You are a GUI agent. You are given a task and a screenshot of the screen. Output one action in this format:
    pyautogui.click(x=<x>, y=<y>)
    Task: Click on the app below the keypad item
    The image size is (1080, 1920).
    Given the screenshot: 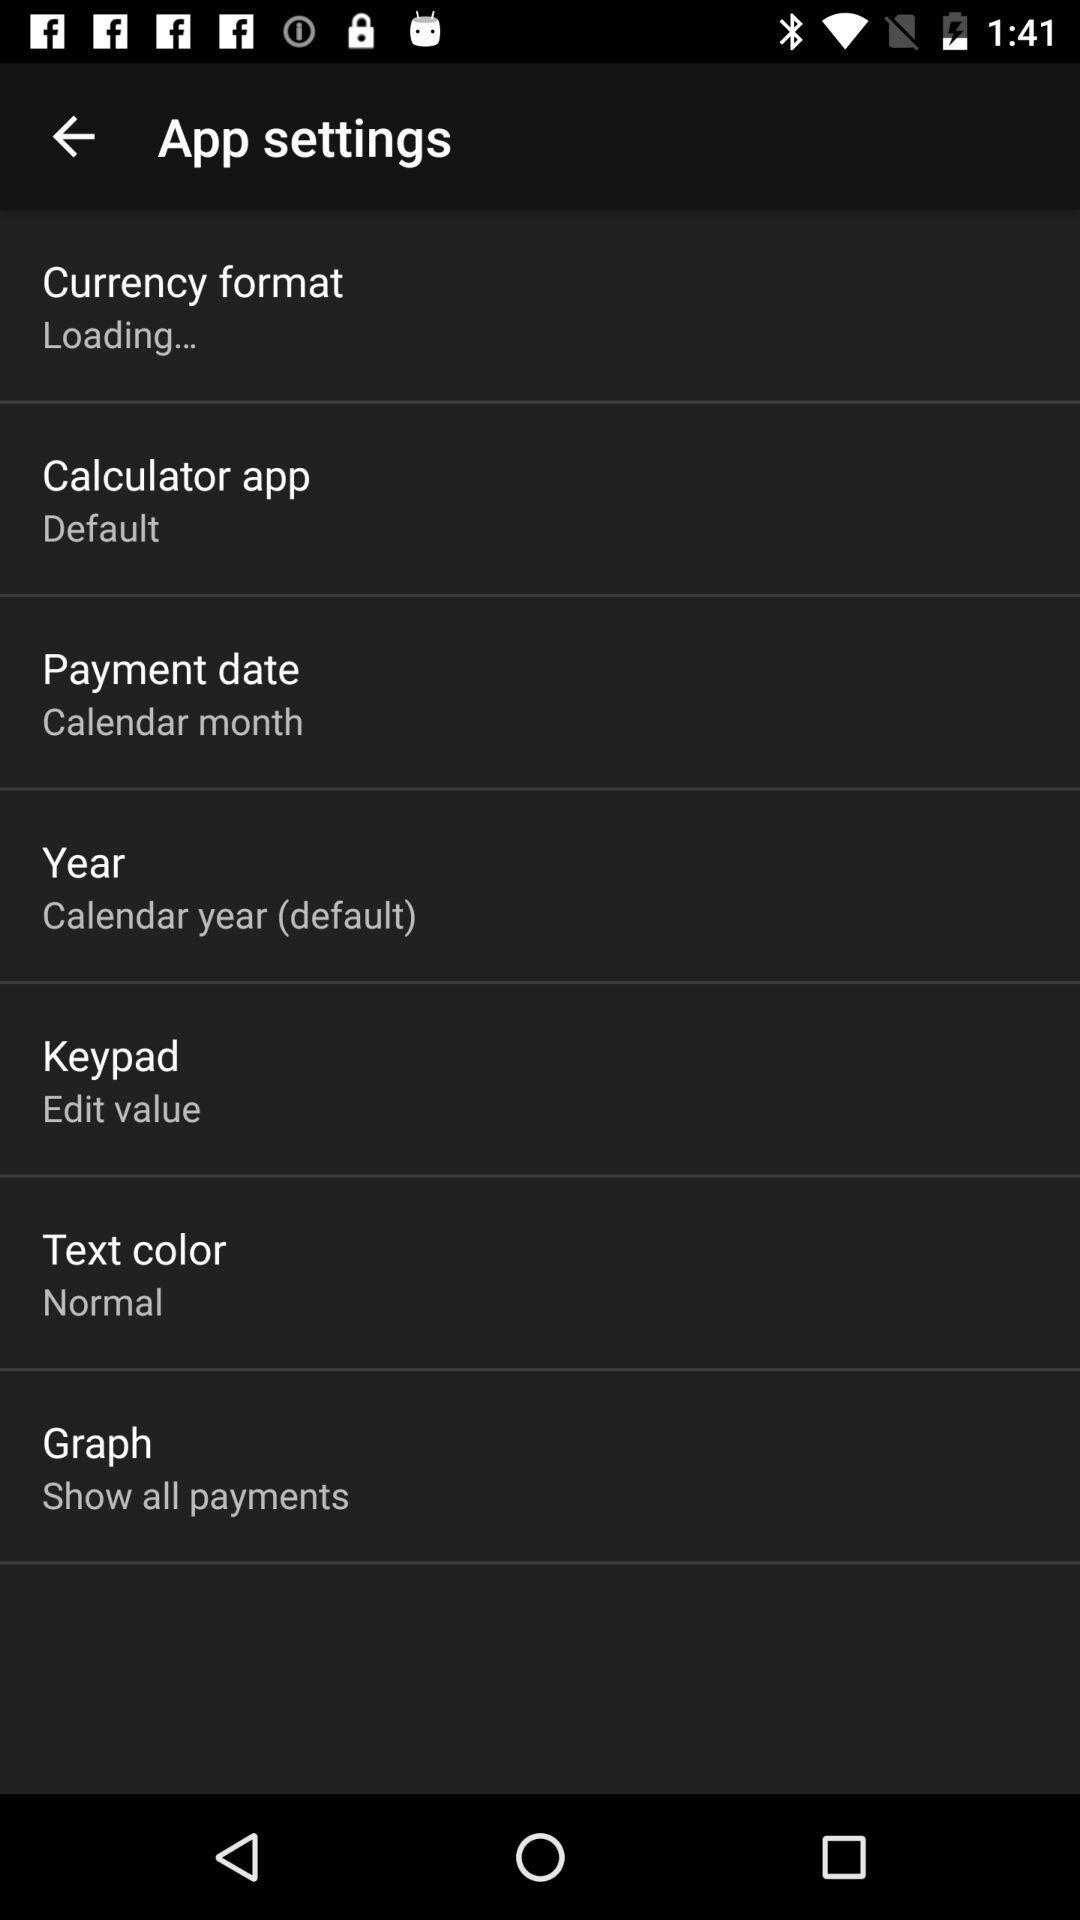 What is the action you would take?
    pyautogui.click(x=121, y=1106)
    